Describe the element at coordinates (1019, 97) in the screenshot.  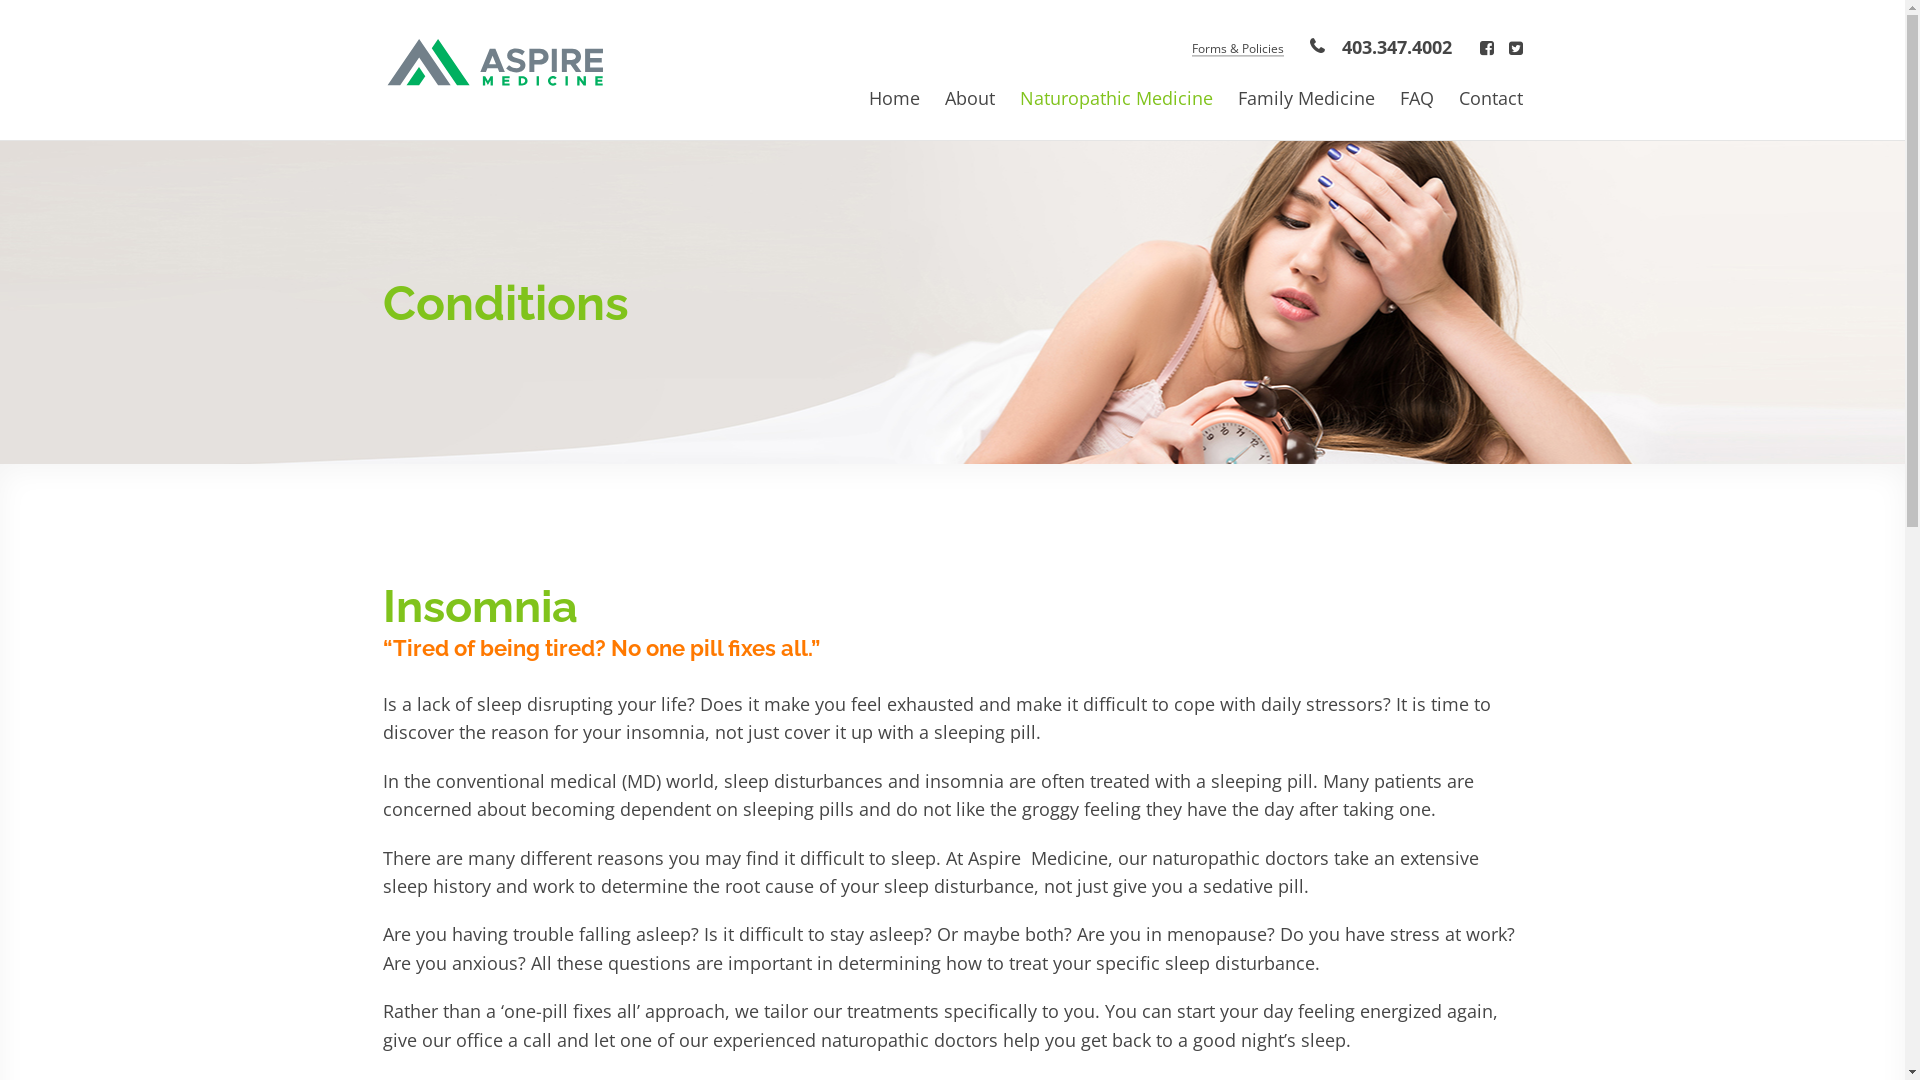
I see `'Naturopathic Medicine'` at that location.